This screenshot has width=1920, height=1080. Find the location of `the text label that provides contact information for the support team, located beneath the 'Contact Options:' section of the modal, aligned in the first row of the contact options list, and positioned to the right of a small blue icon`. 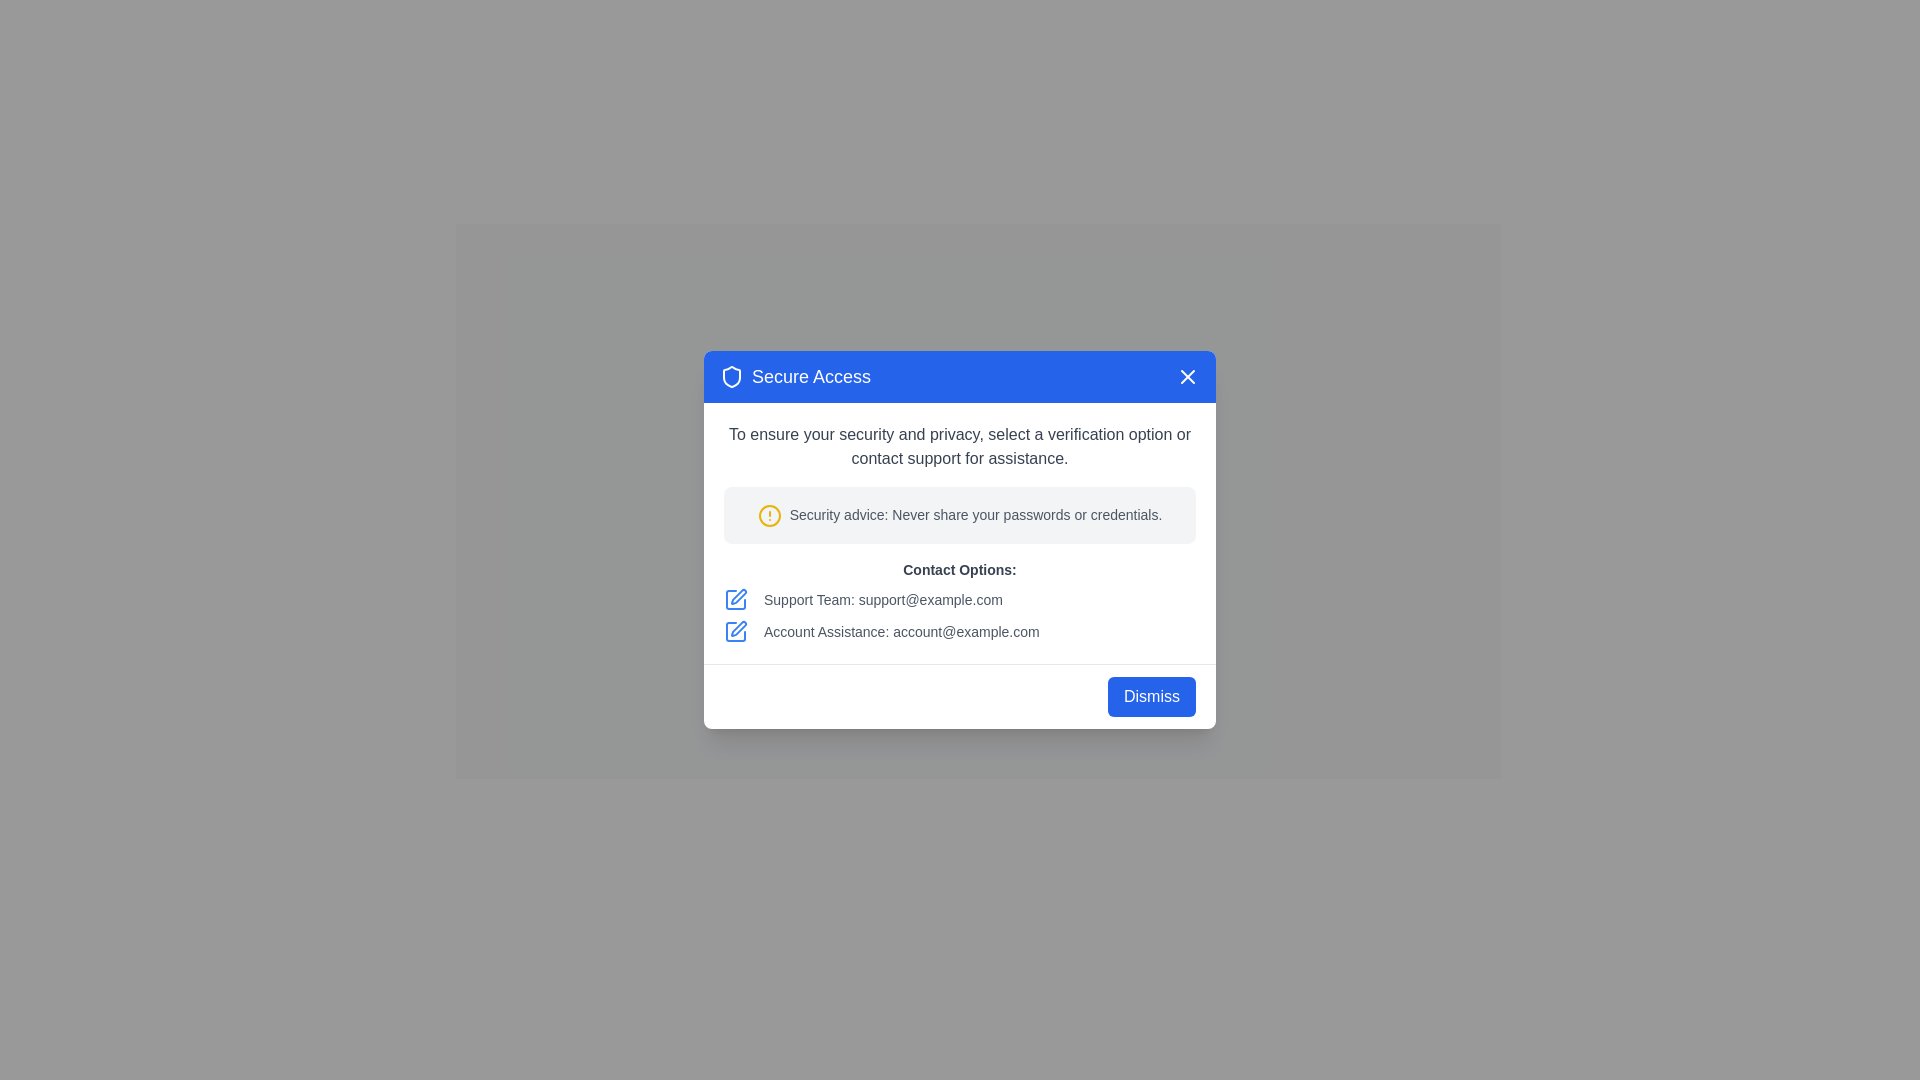

the text label that provides contact information for the support team, located beneath the 'Contact Options:' section of the modal, aligned in the first row of the contact options list, and positioned to the right of a small blue icon is located at coordinates (882, 598).